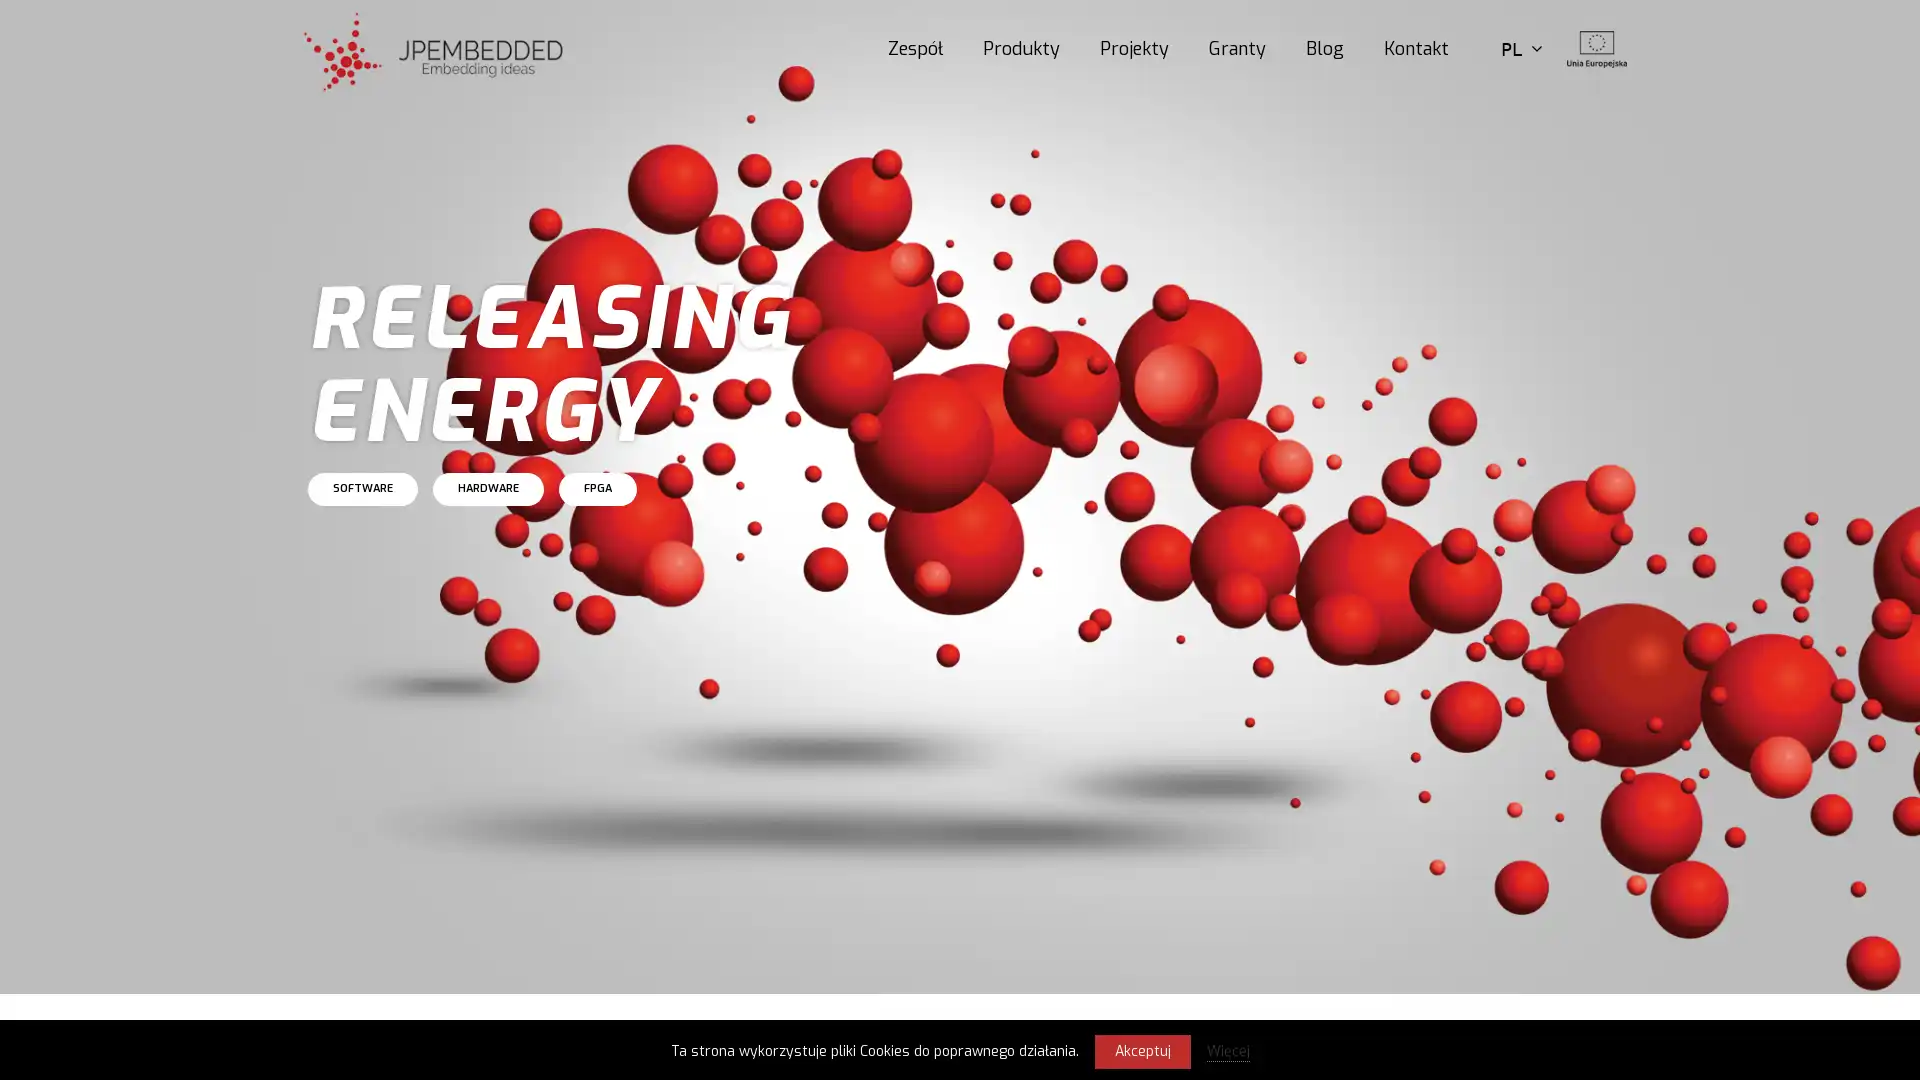 The height and width of the screenshot is (1080, 1920). I want to click on PL, so click(1520, 48).